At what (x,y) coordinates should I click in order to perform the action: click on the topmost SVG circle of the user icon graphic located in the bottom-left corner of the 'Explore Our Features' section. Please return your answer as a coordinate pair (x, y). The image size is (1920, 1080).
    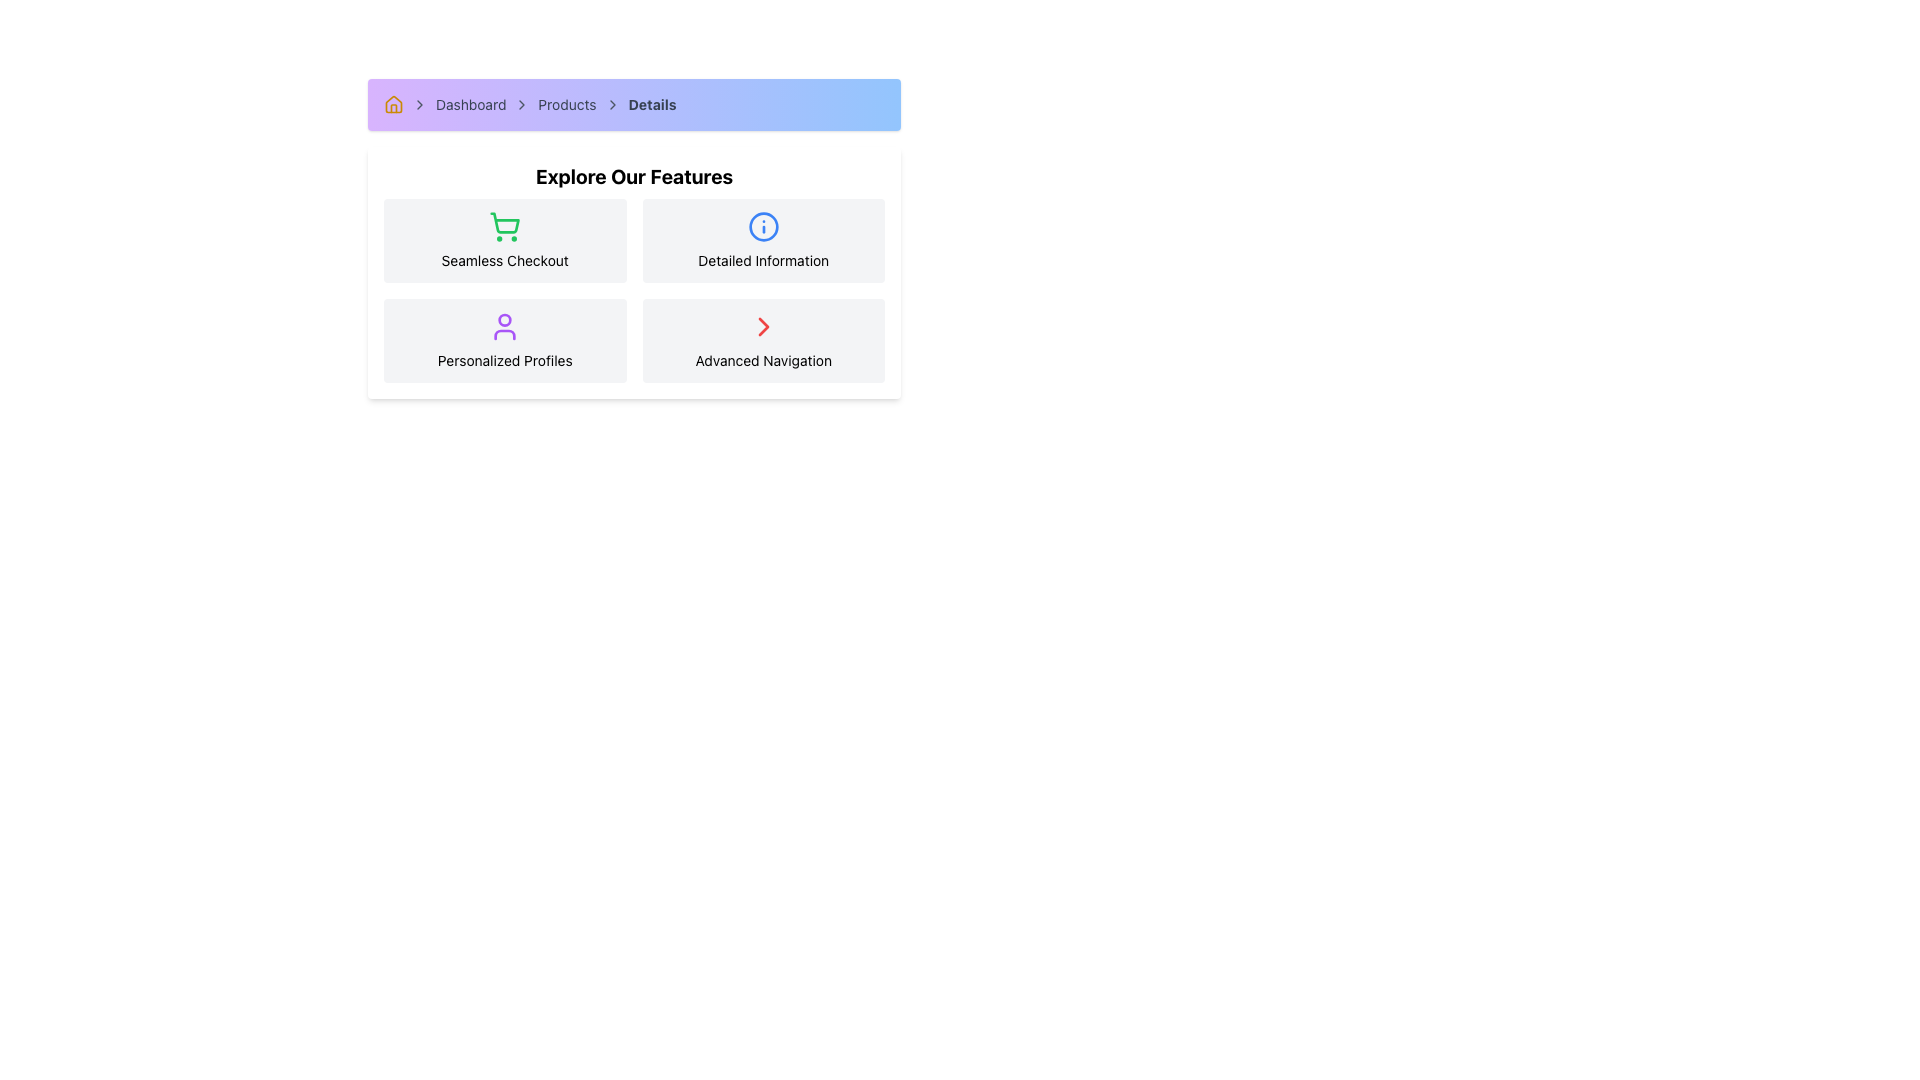
    Looking at the image, I should click on (505, 319).